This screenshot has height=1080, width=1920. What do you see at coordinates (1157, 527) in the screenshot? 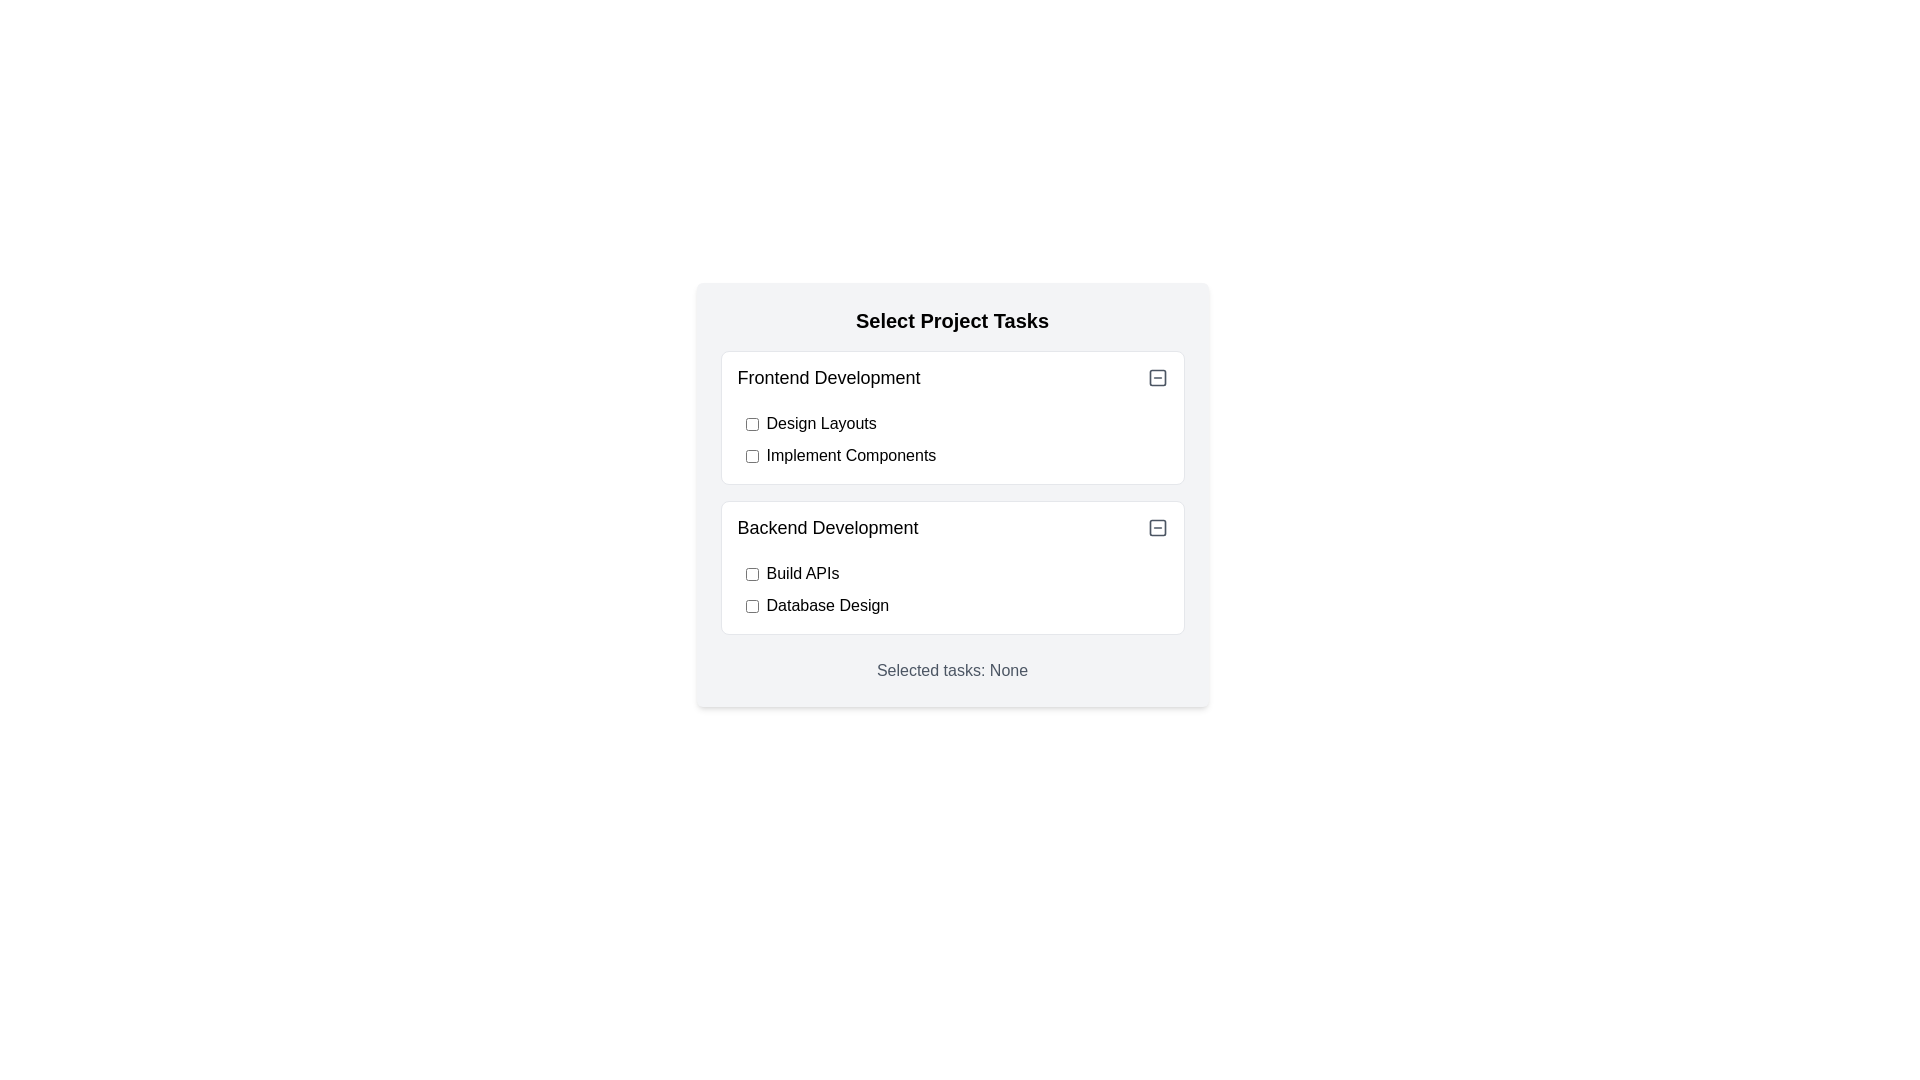
I see `the Icon button that toggles the expansion and collapse state of the 'Backend Development' section` at bounding box center [1157, 527].